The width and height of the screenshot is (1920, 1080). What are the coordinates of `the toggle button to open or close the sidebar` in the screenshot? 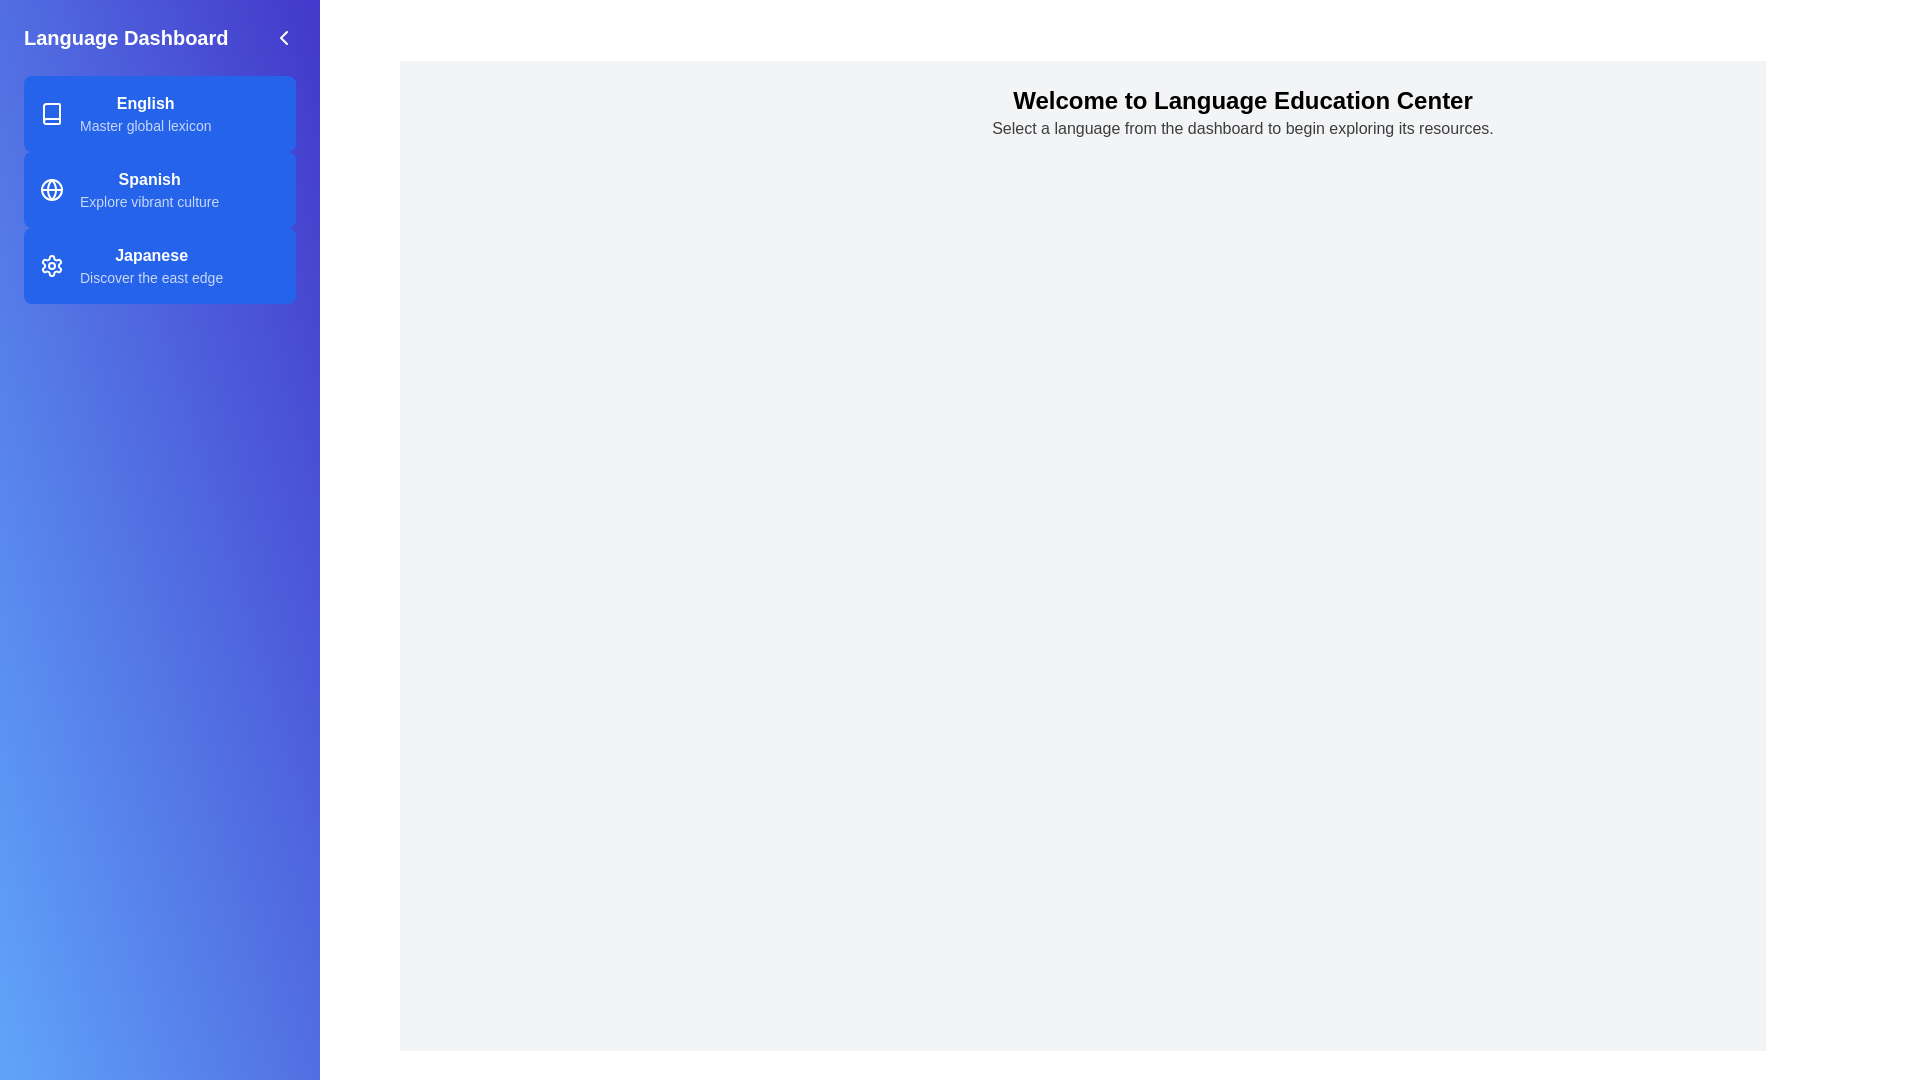 It's located at (282, 38).